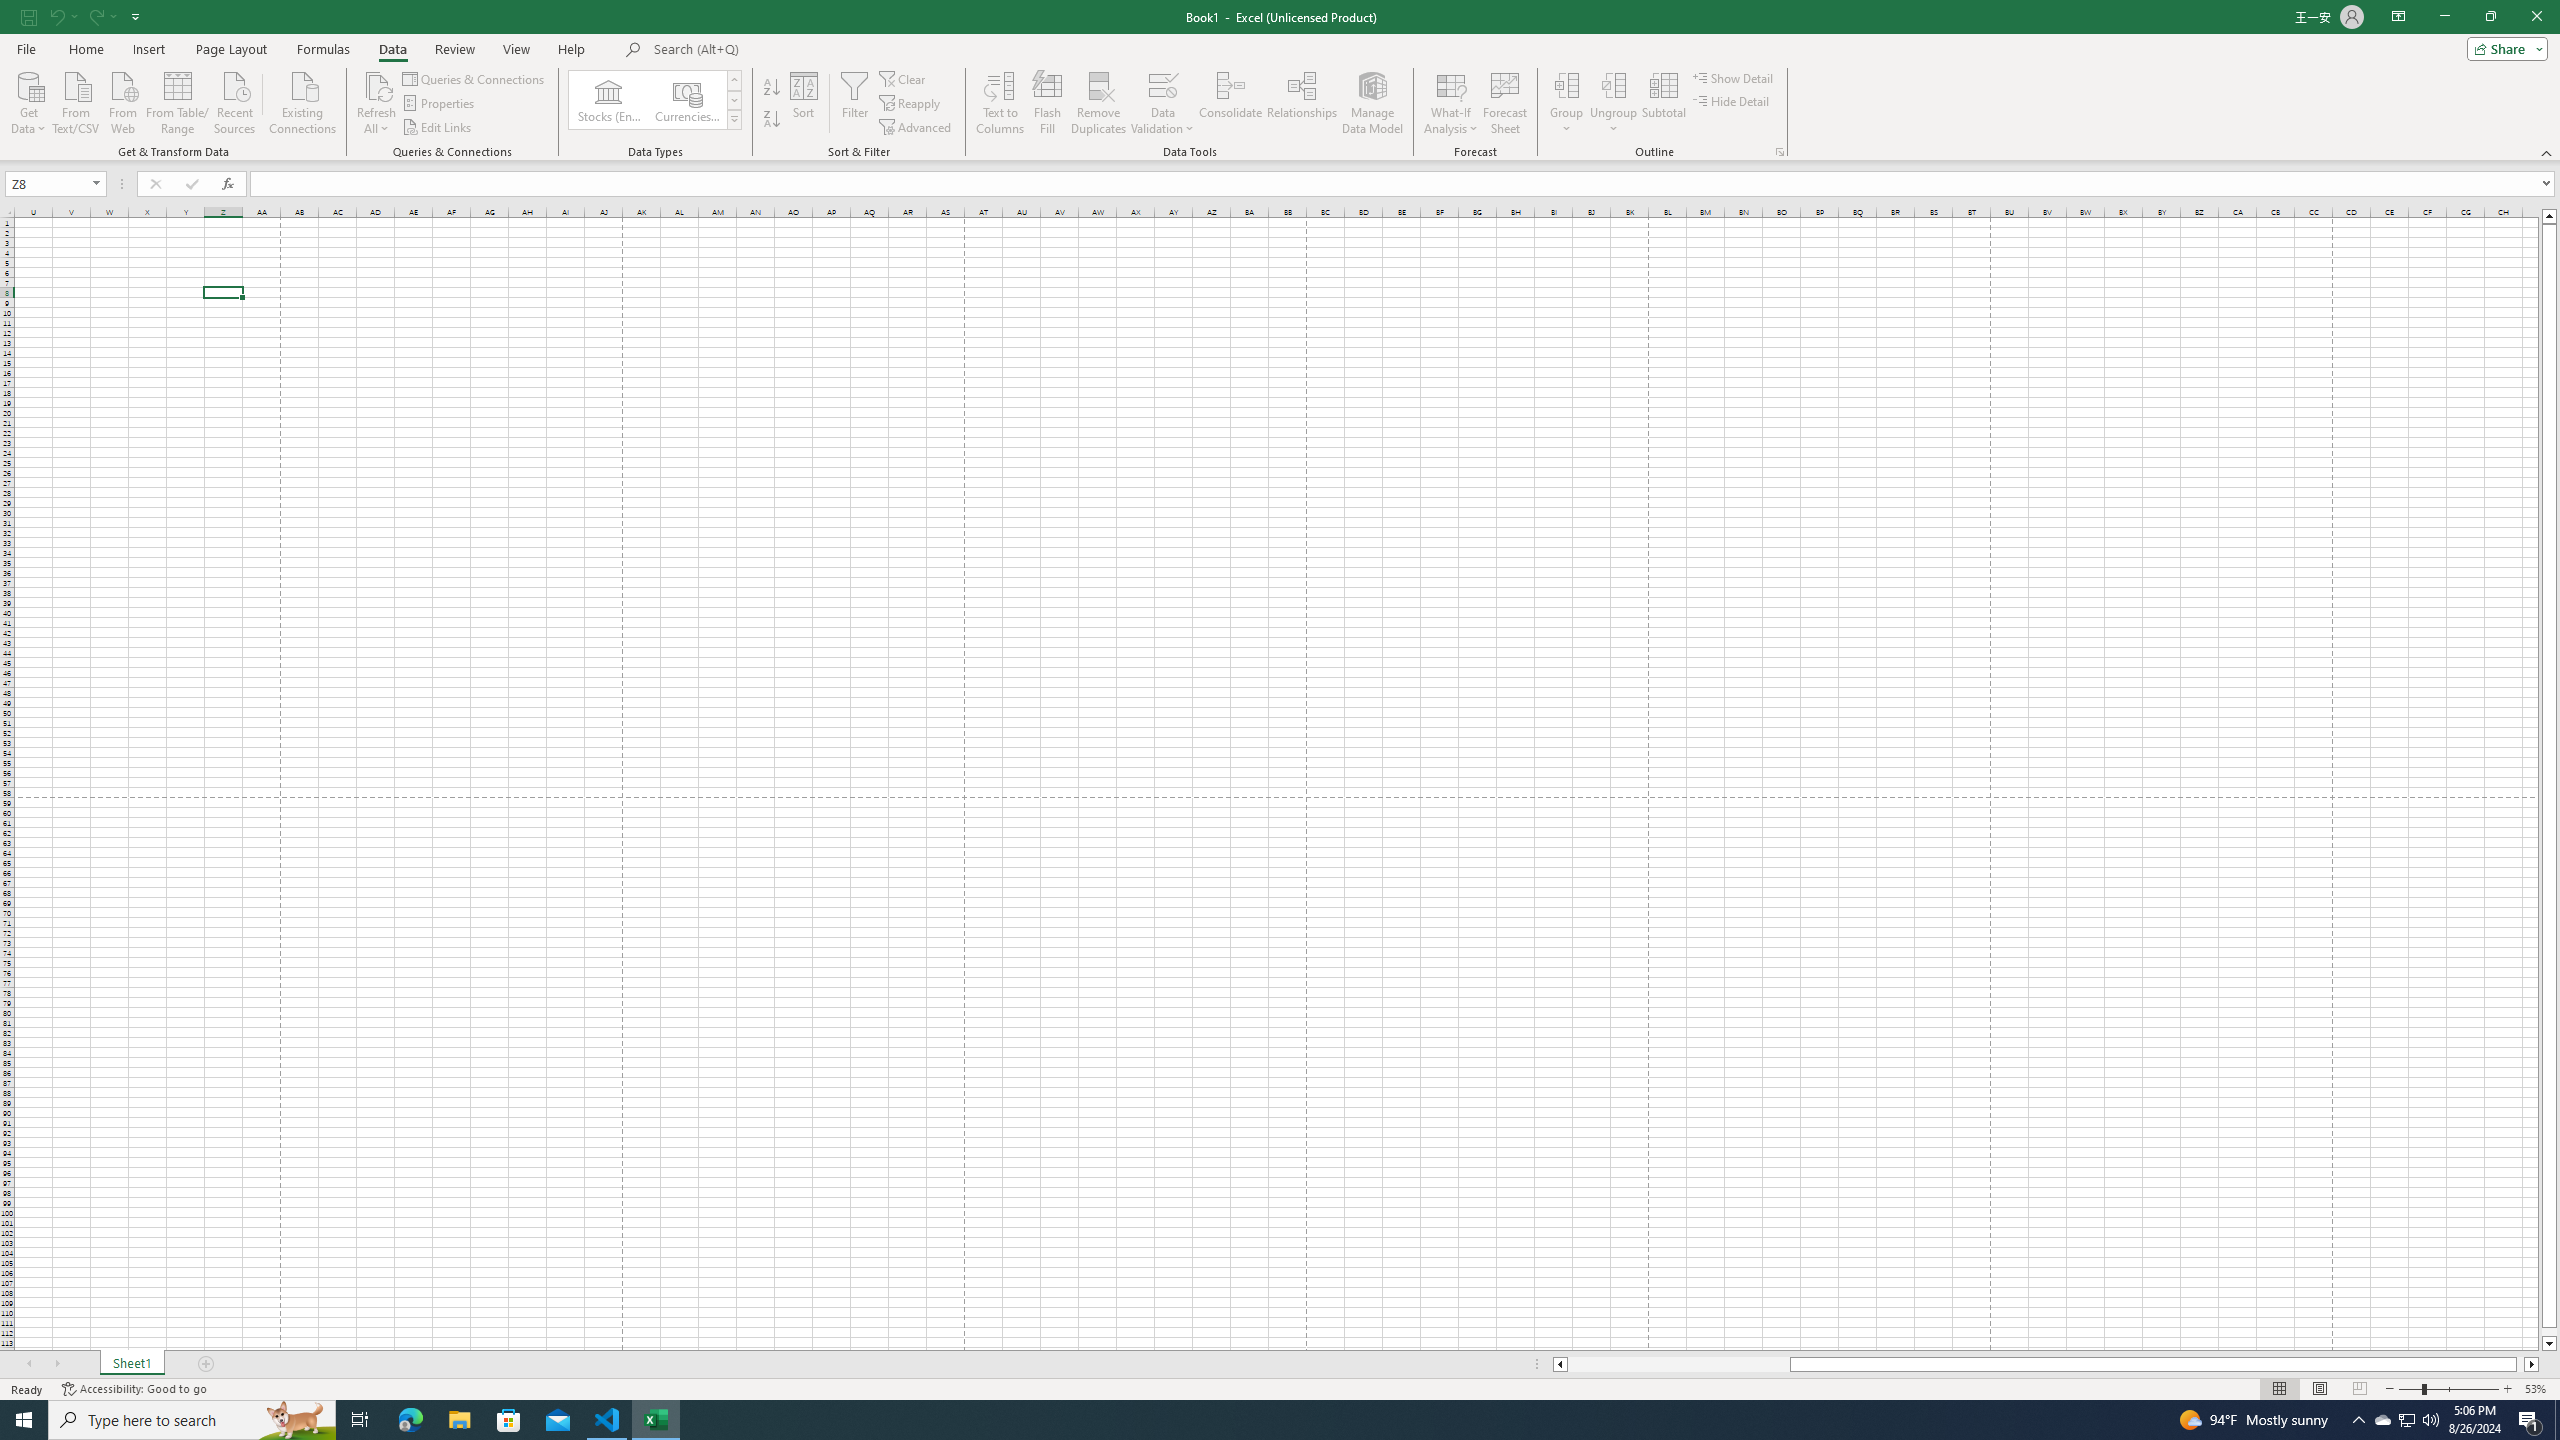  I want to click on 'System', so click(11, 9).